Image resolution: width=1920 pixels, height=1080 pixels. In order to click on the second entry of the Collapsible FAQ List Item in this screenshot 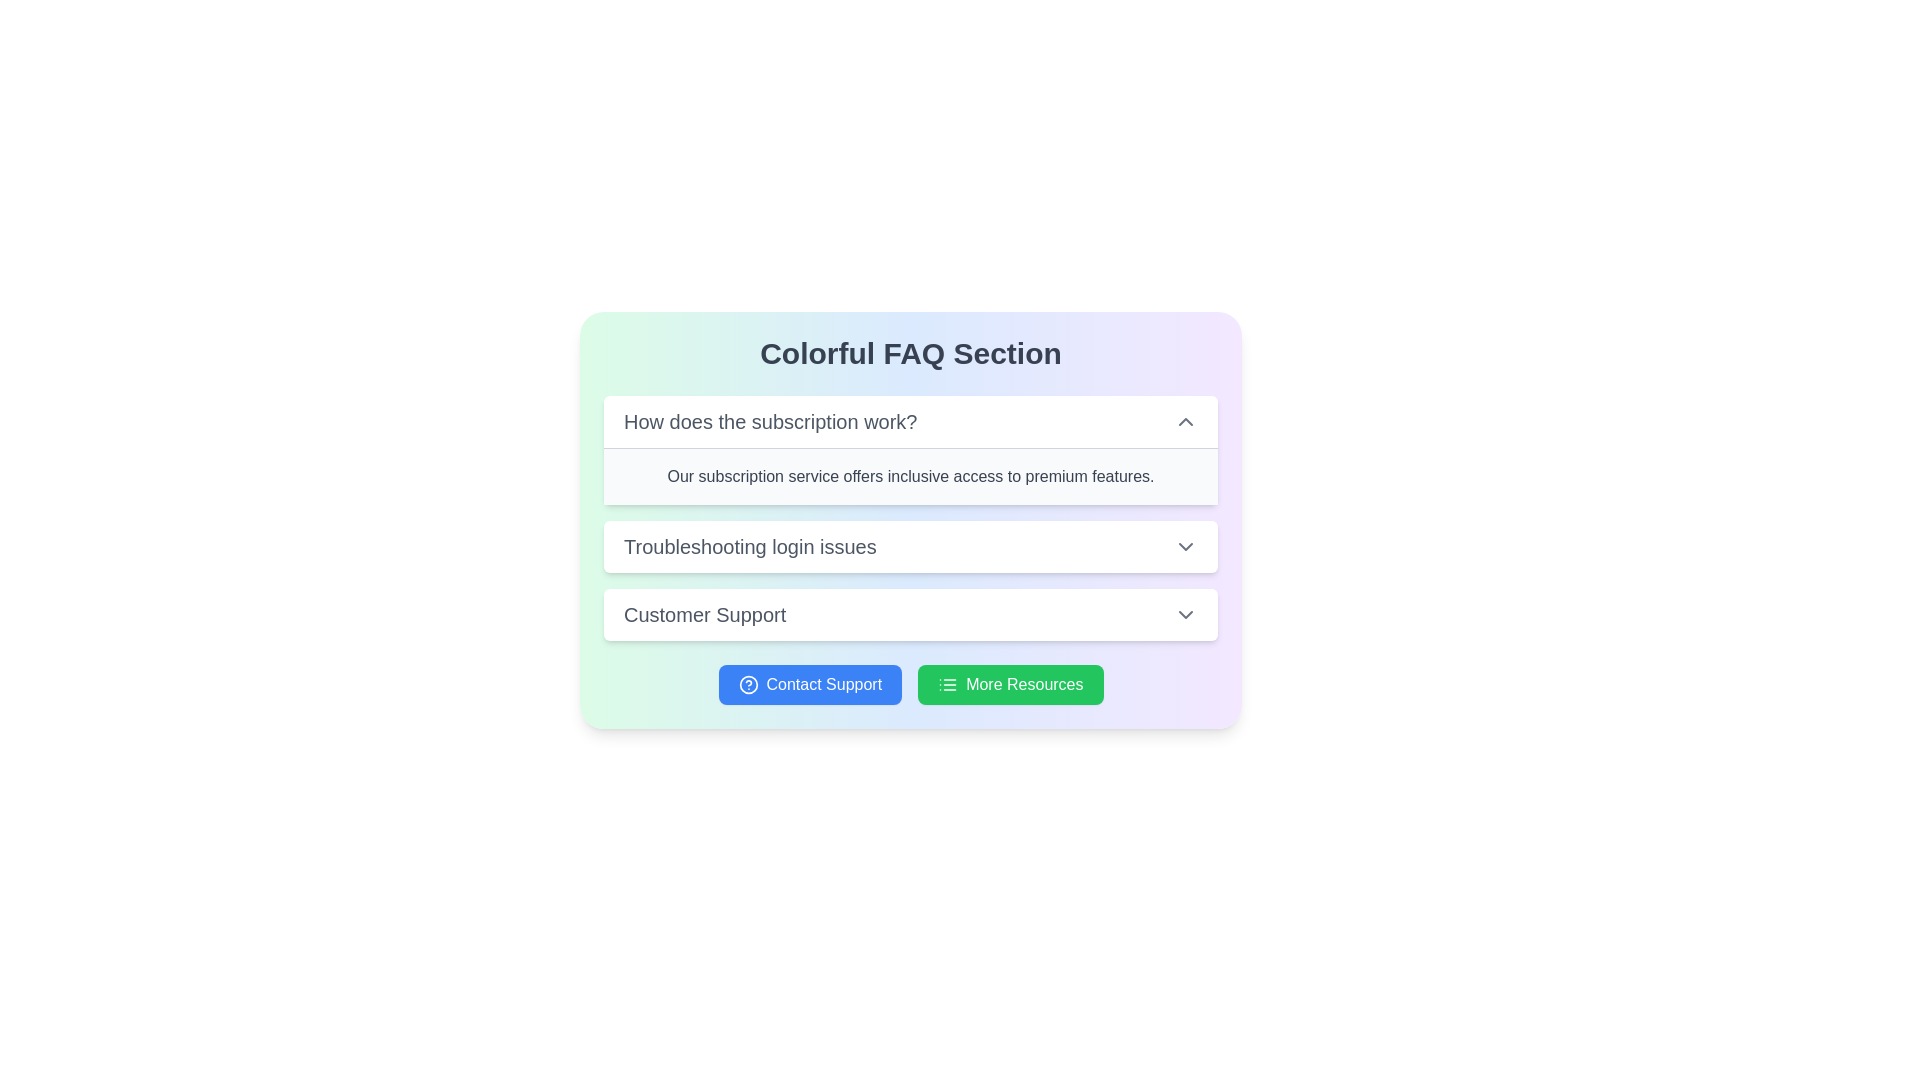, I will do `click(910, 547)`.